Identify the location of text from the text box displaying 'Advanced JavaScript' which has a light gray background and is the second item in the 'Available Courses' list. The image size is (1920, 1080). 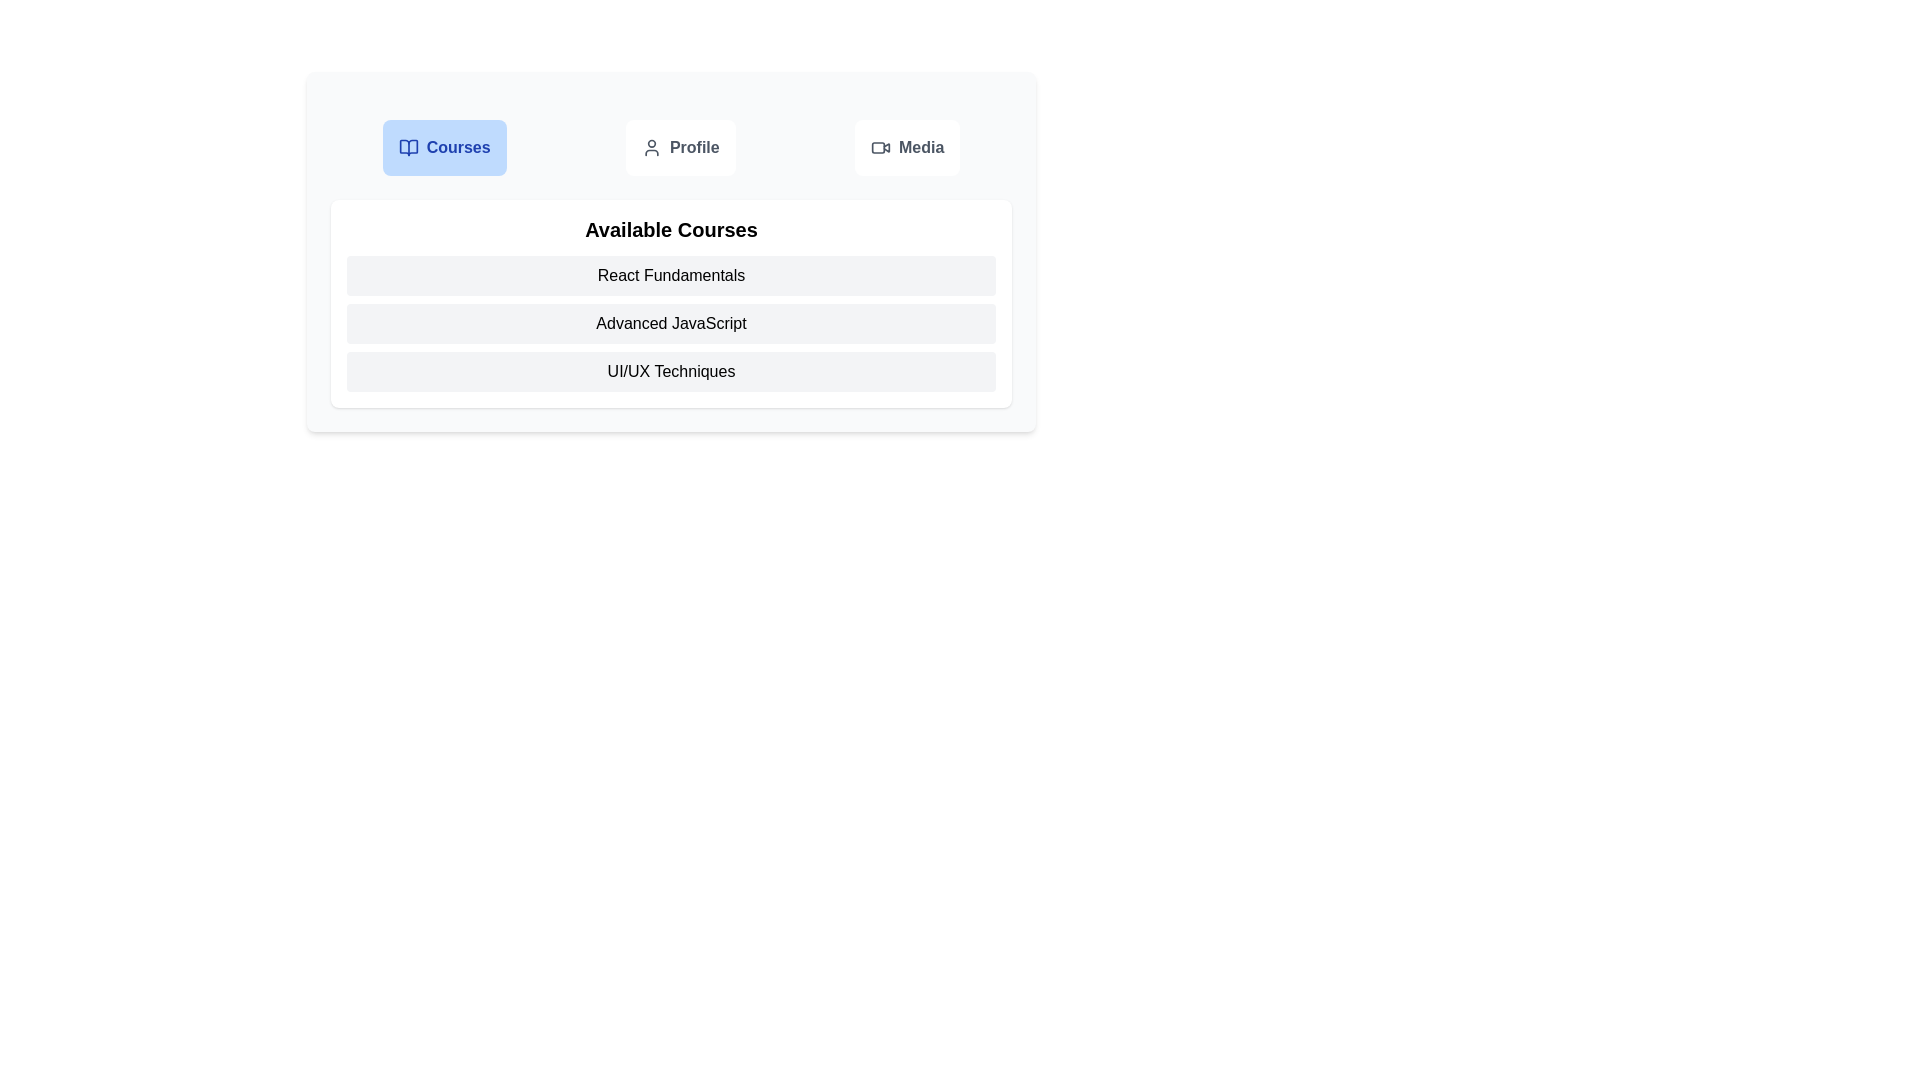
(671, 323).